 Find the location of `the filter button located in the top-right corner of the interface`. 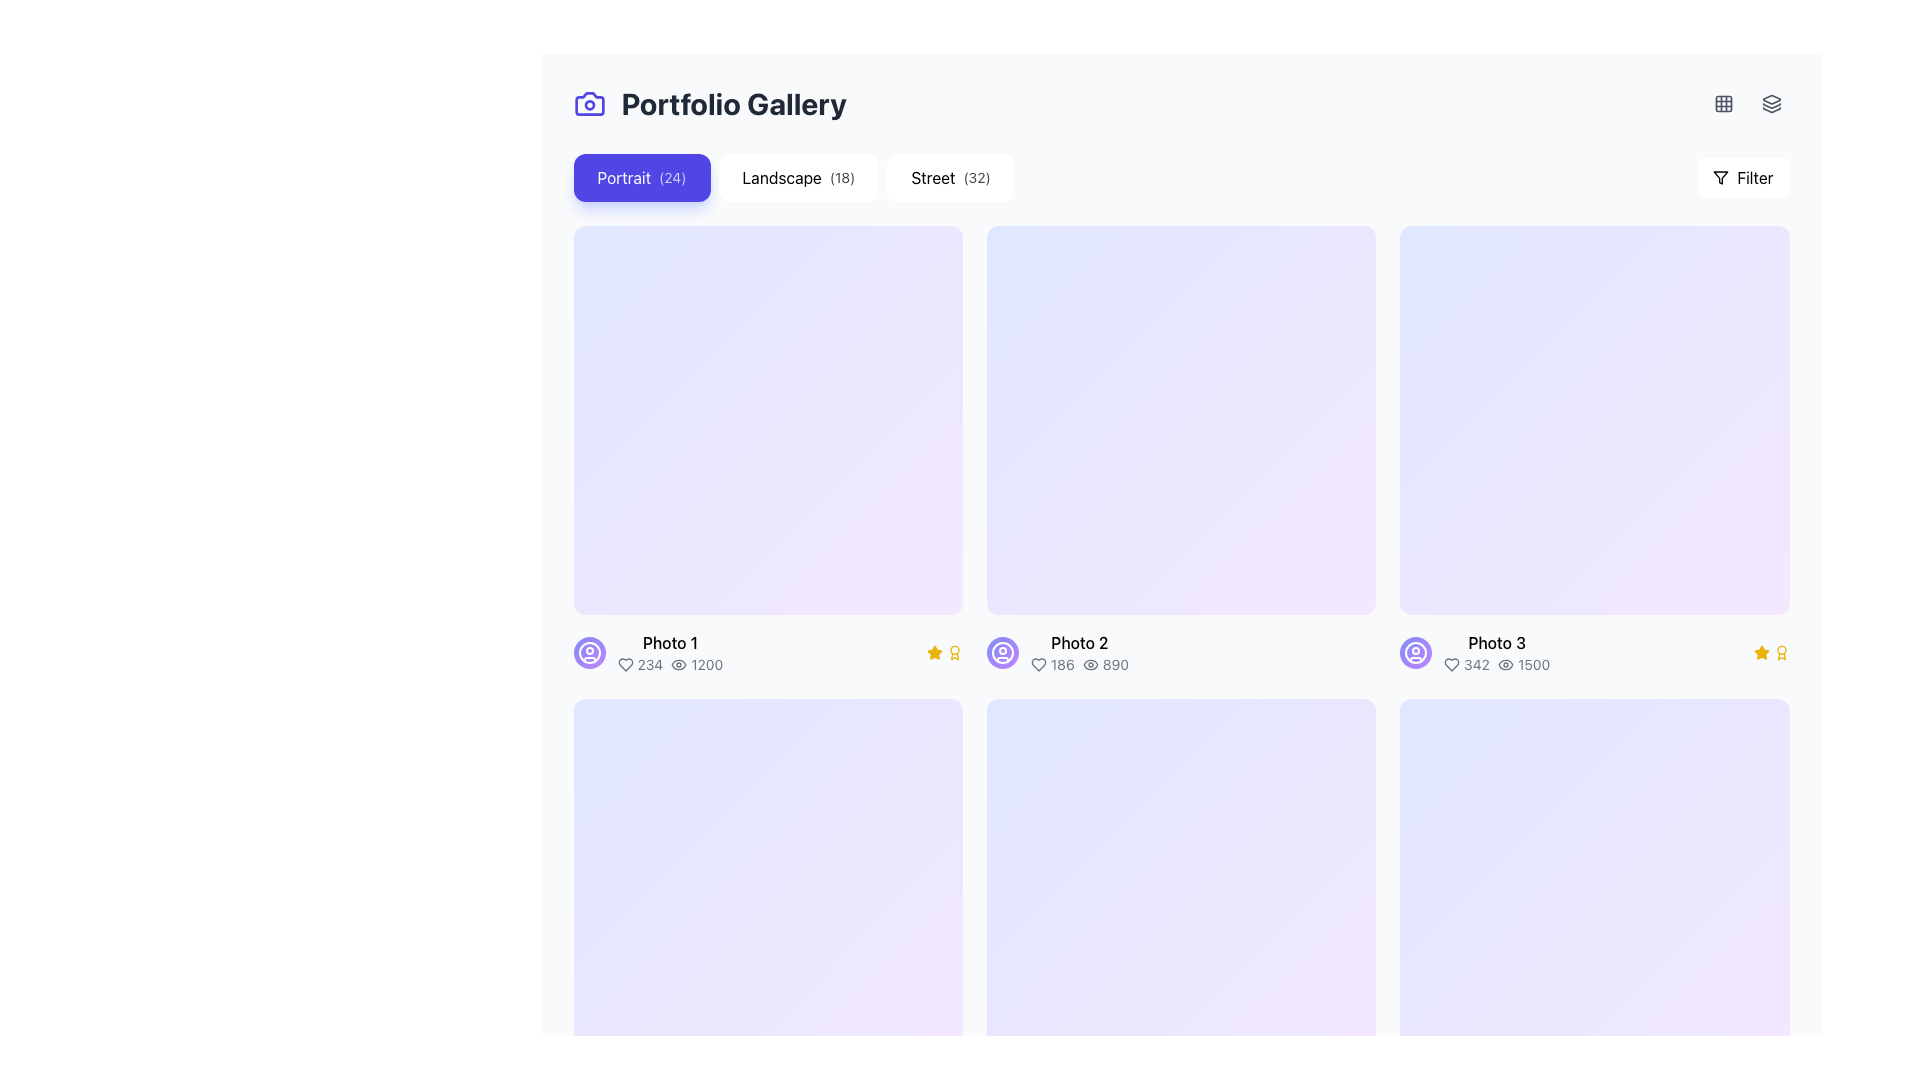

the filter button located in the top-right corner of the interface is located at coordinates (1742, 176).